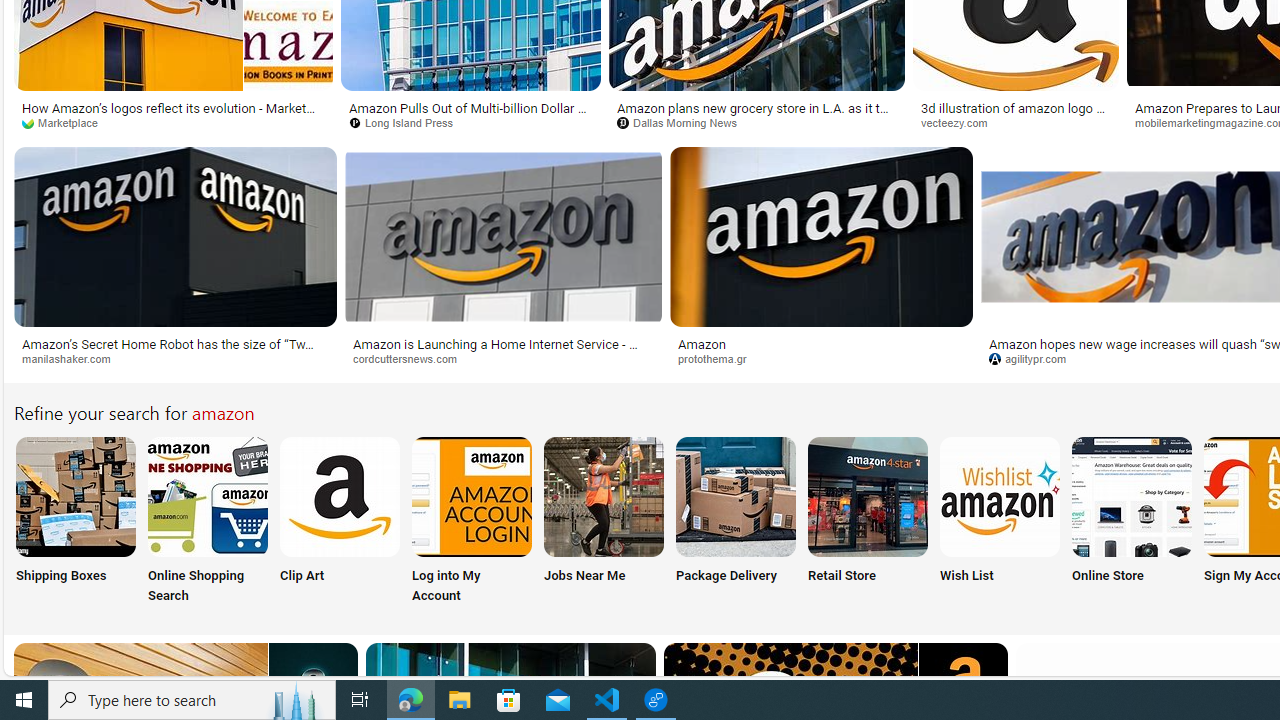  What do you see at coordinates (735, 495) in the screenshot?
I see `'Amazon Package Delivery'` at bounding box center [735, 495].